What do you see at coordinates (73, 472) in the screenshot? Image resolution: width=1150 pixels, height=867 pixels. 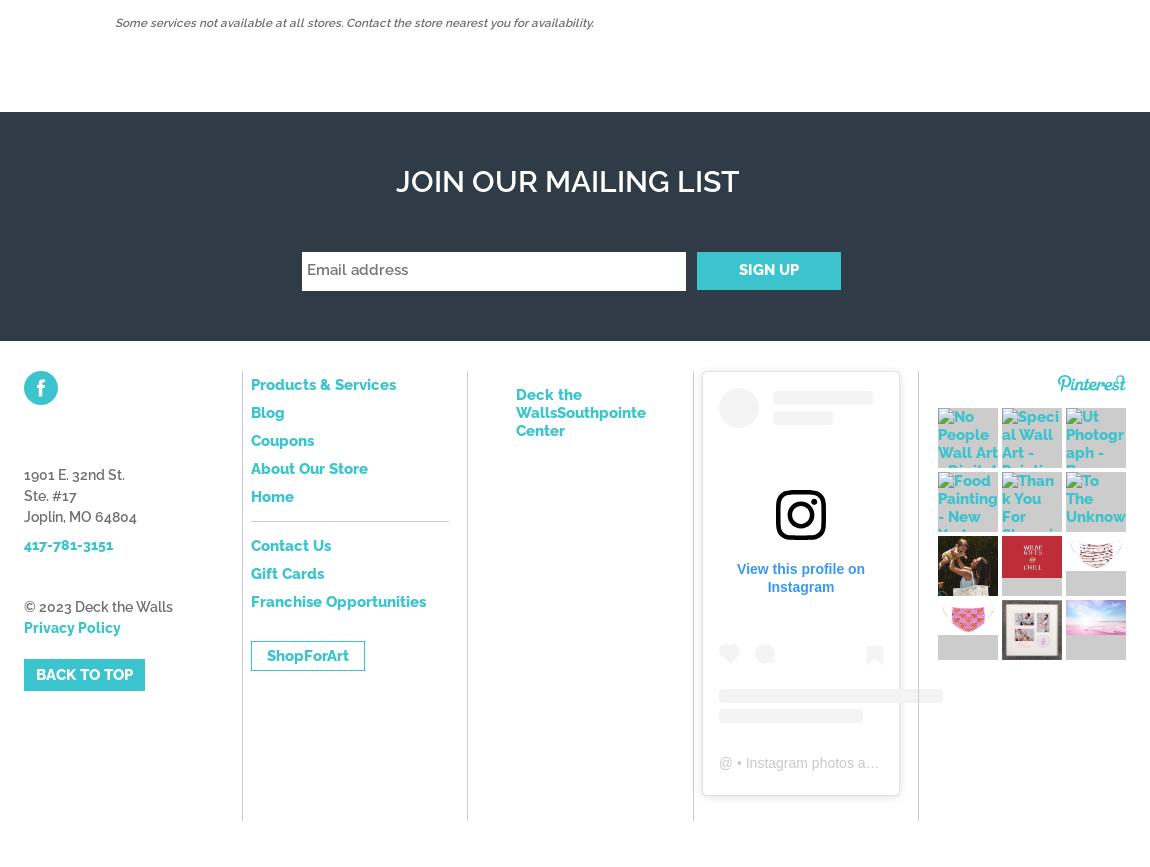 I see `'1901 E. 32nd St.'` at bounding box center [73, 472].